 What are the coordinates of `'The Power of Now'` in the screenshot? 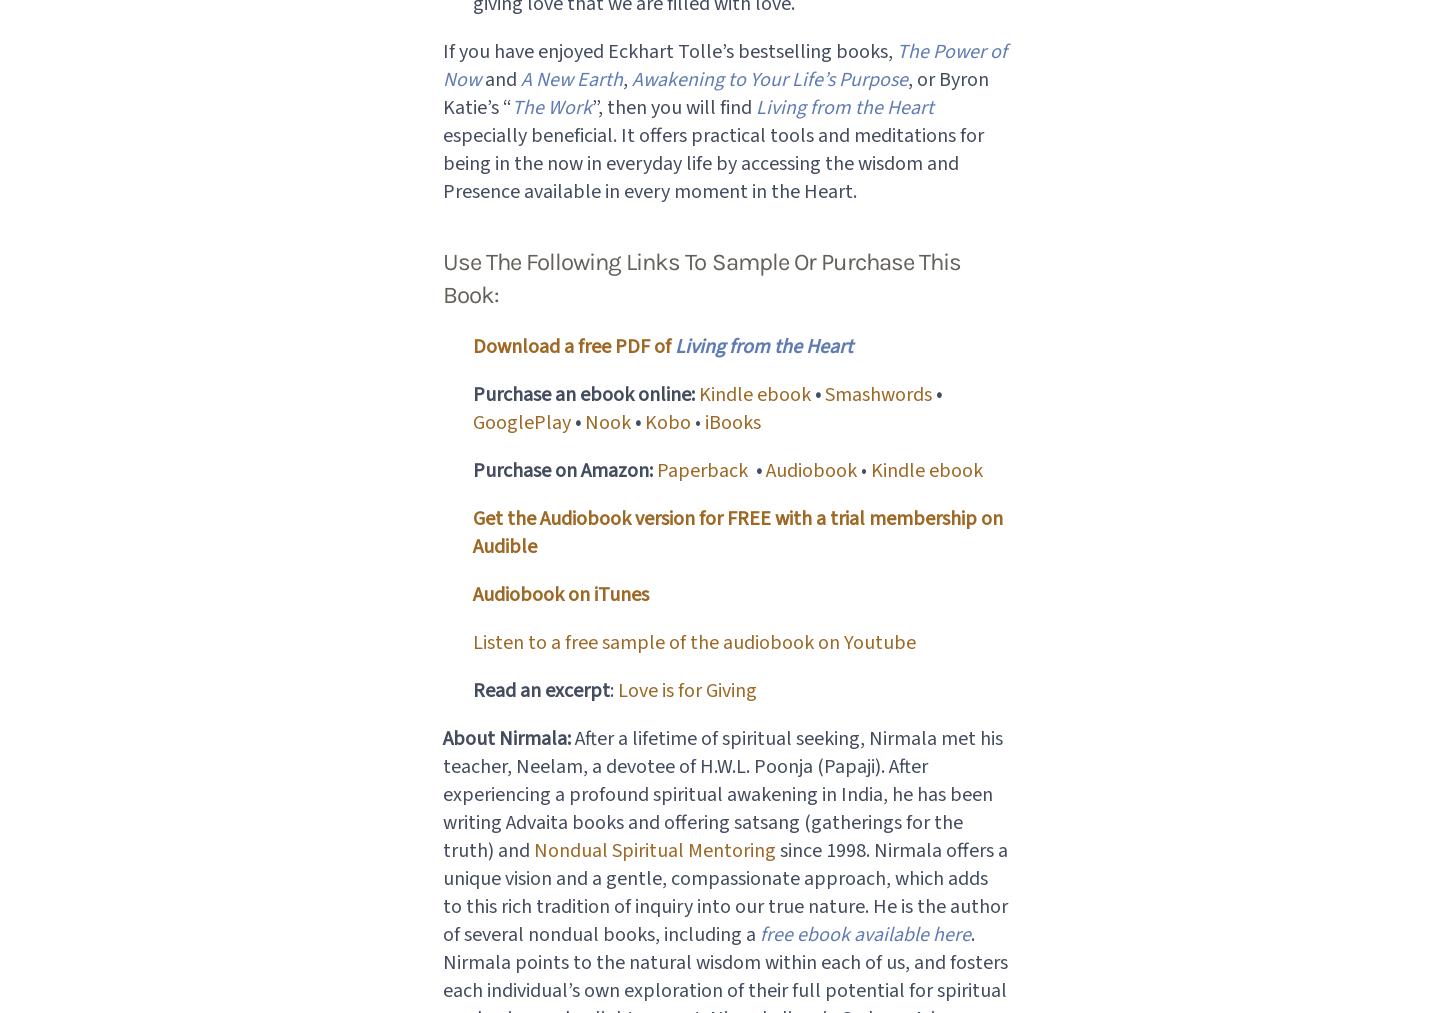 It's located at (440, 64).